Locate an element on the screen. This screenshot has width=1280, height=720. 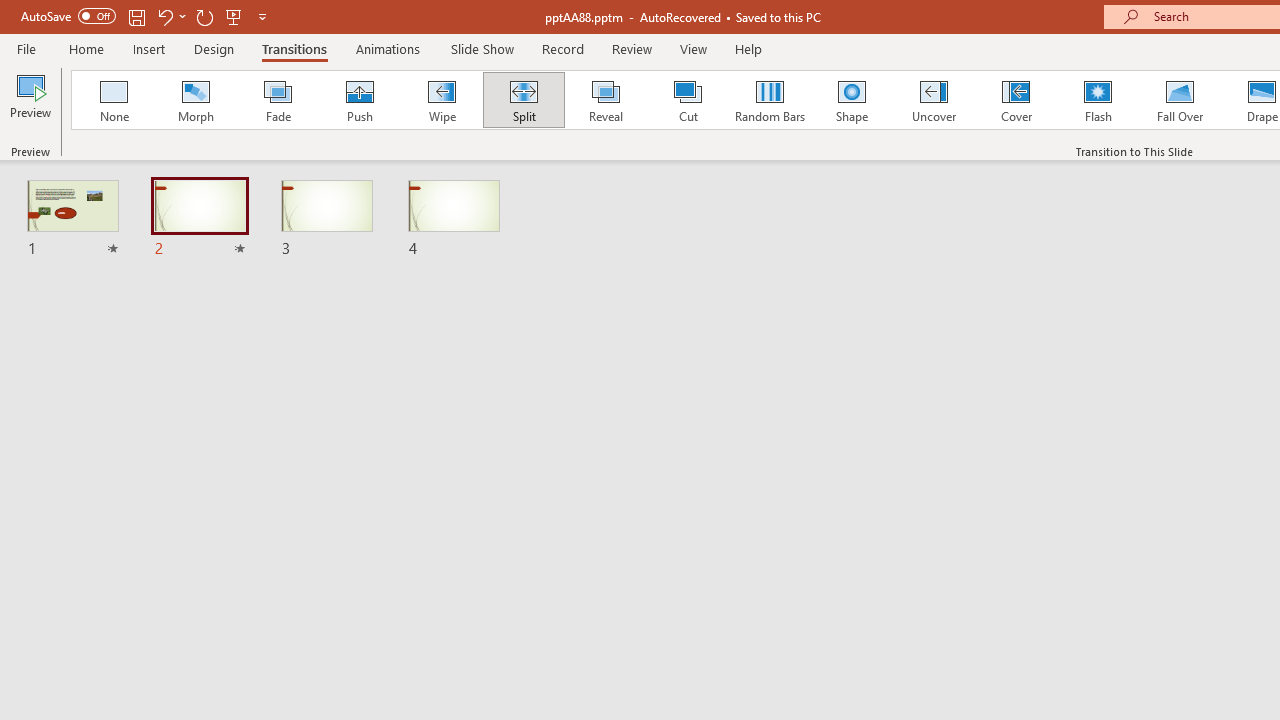
'Cover' is located at coordinates (1016, 100).